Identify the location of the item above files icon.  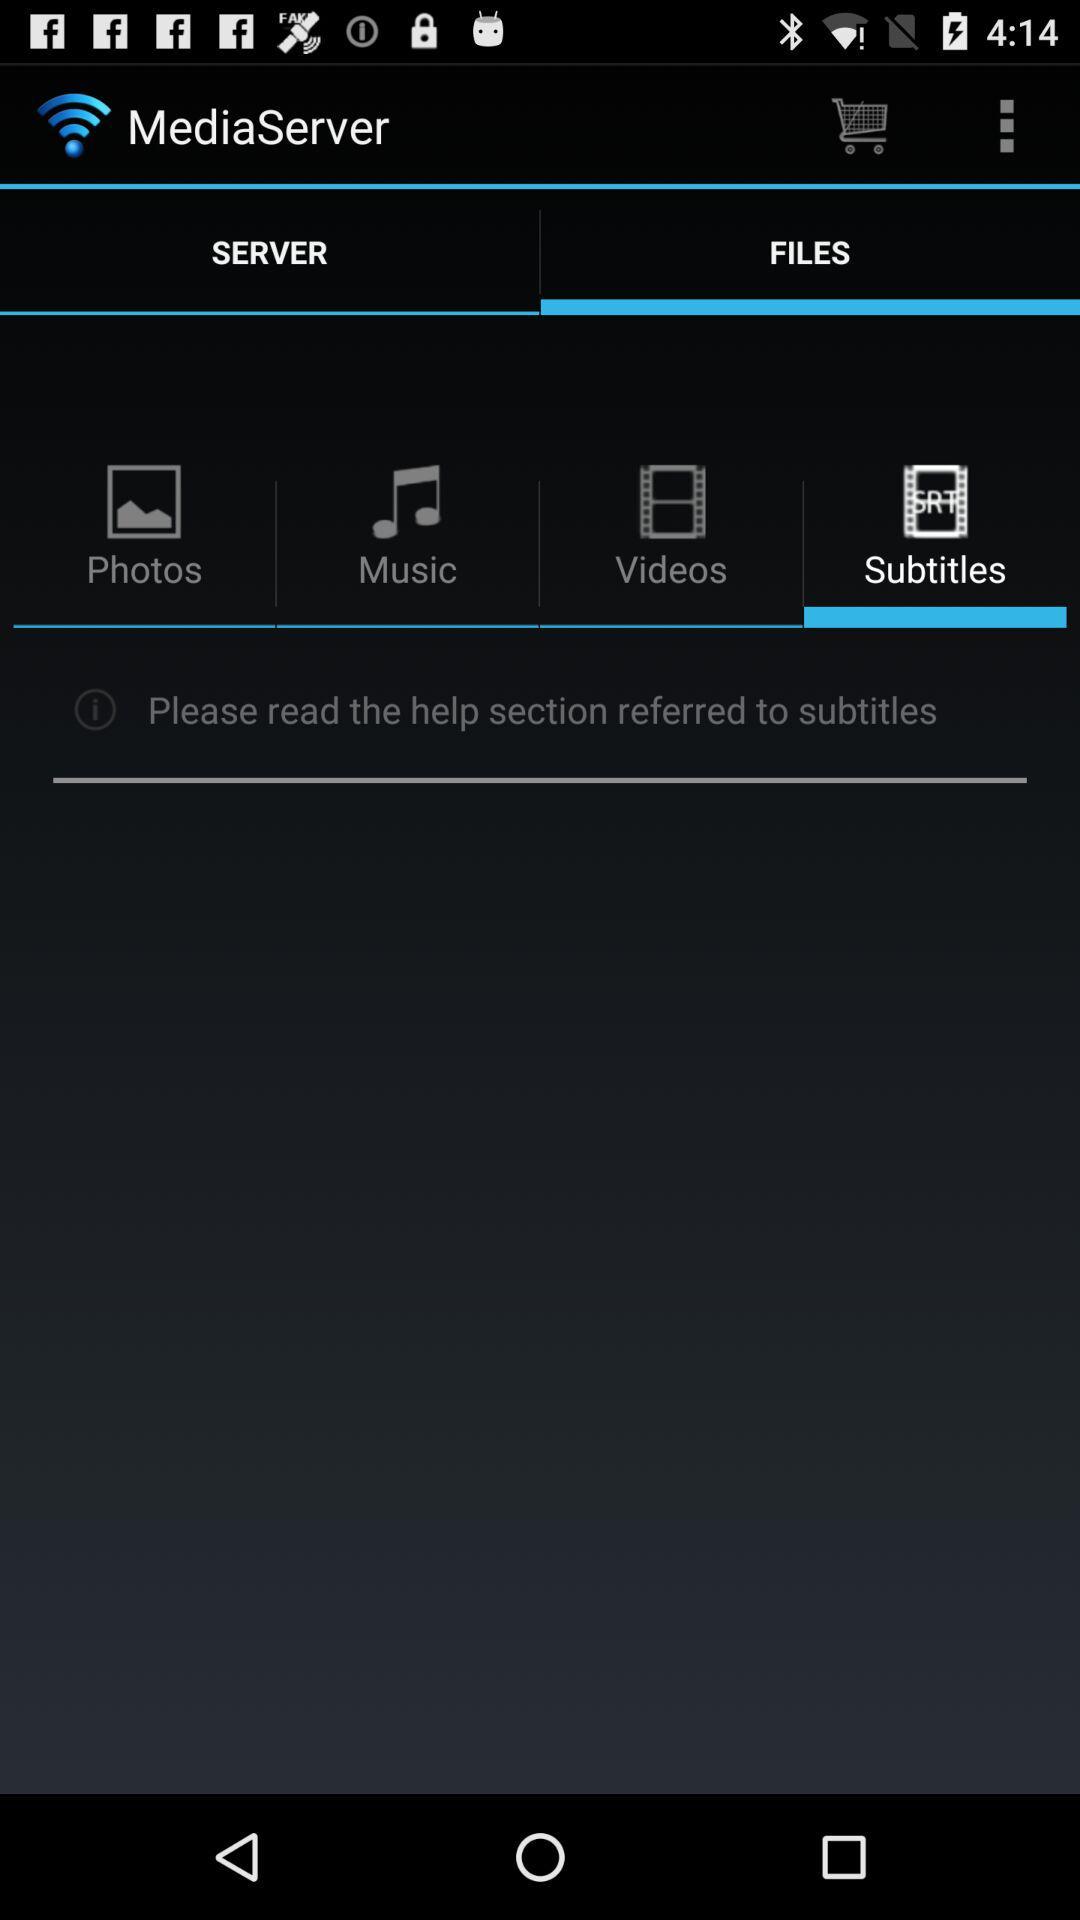
(858, 124).